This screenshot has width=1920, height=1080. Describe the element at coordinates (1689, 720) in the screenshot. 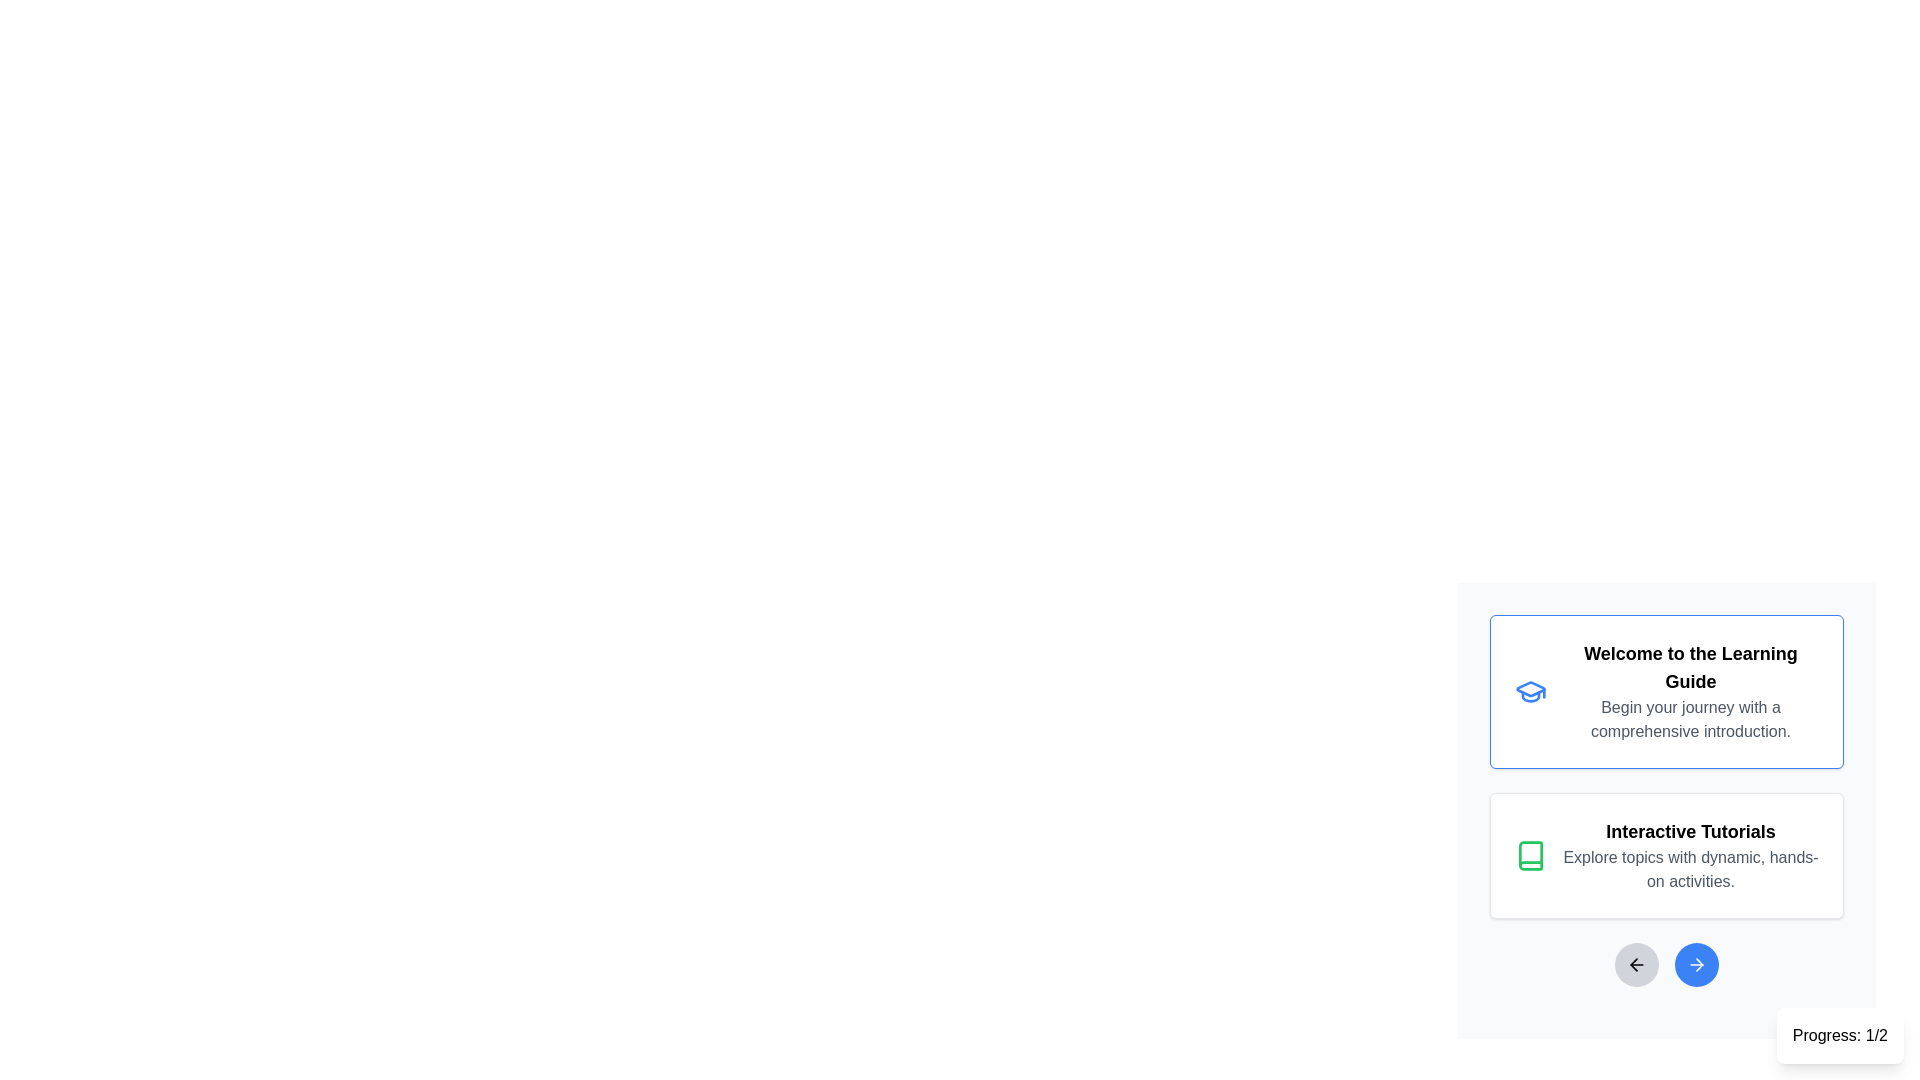

I see `the Text Label displaying 'Begin your journey with a comprehensive introduction.' which is styled in muted gray and is located below 'Welcome to the Learning Guide'` at that location.